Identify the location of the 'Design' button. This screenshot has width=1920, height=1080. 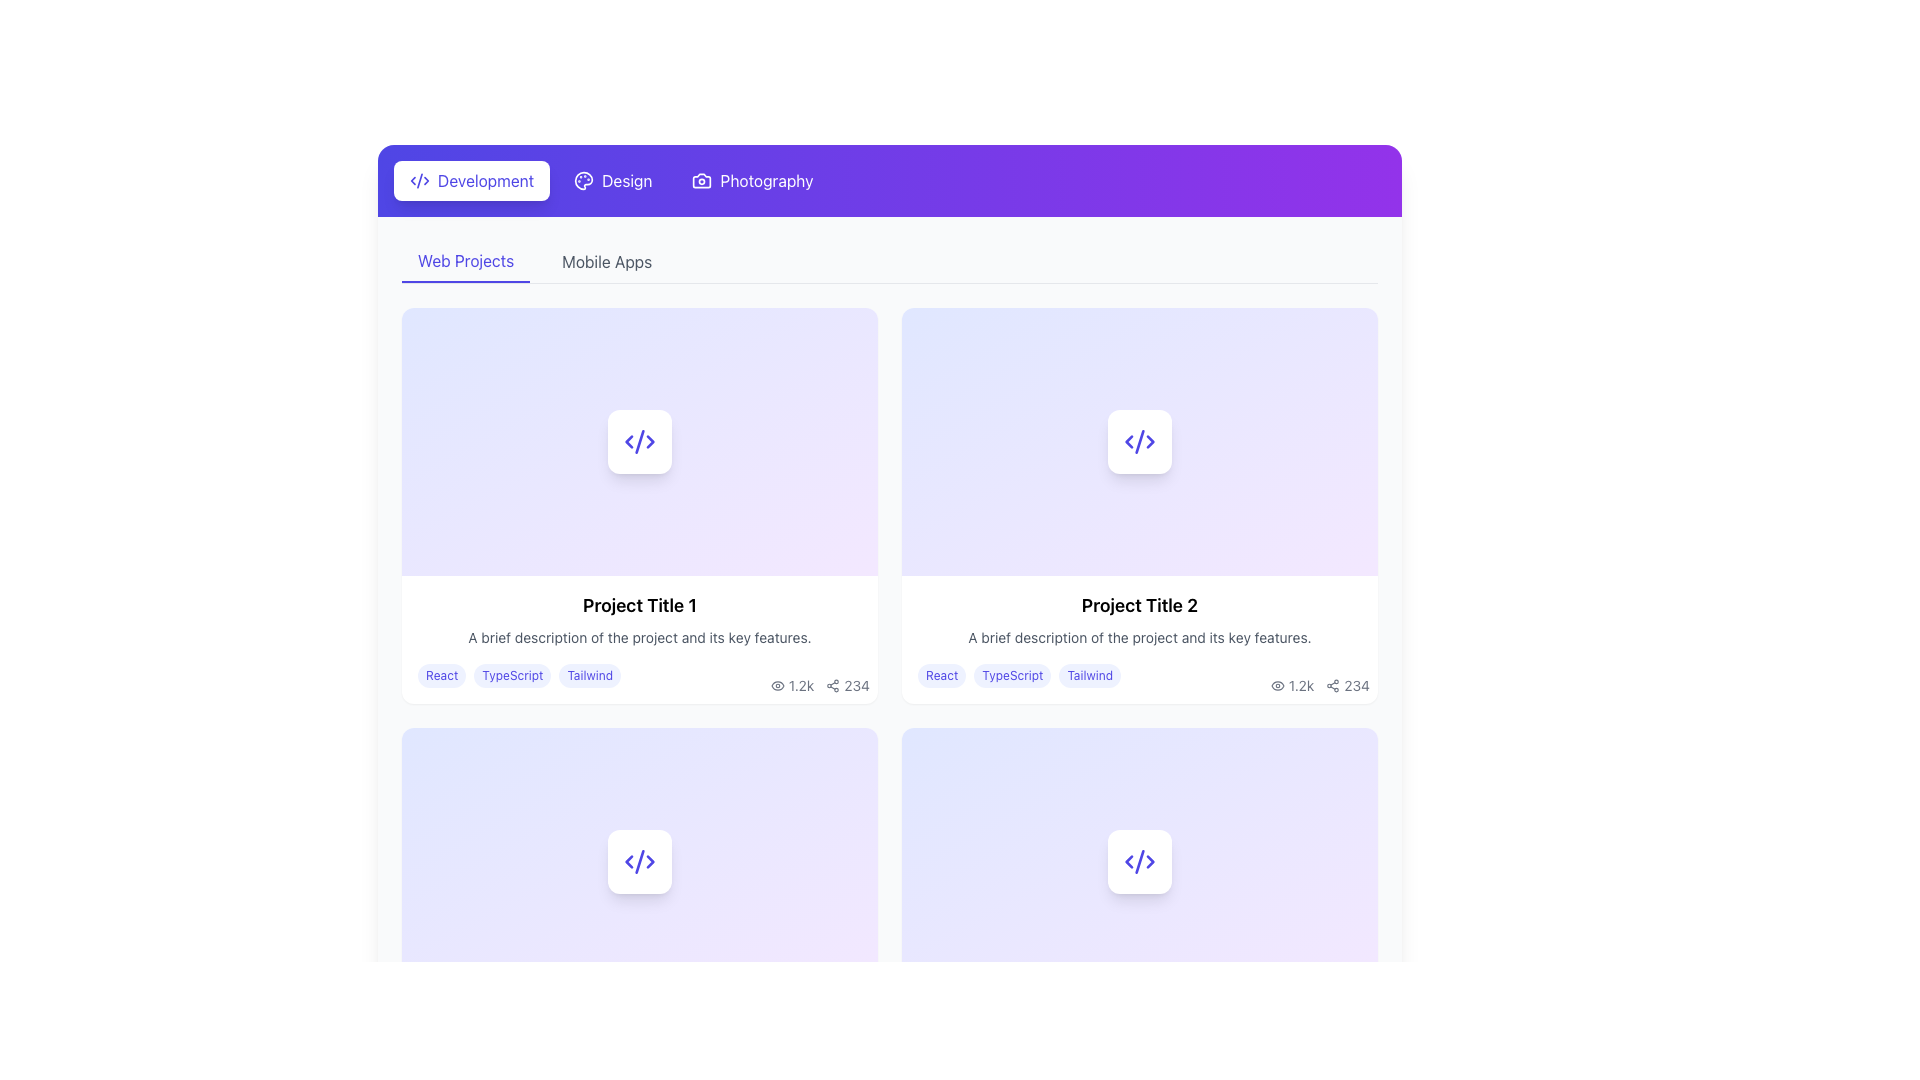
(612, 181).